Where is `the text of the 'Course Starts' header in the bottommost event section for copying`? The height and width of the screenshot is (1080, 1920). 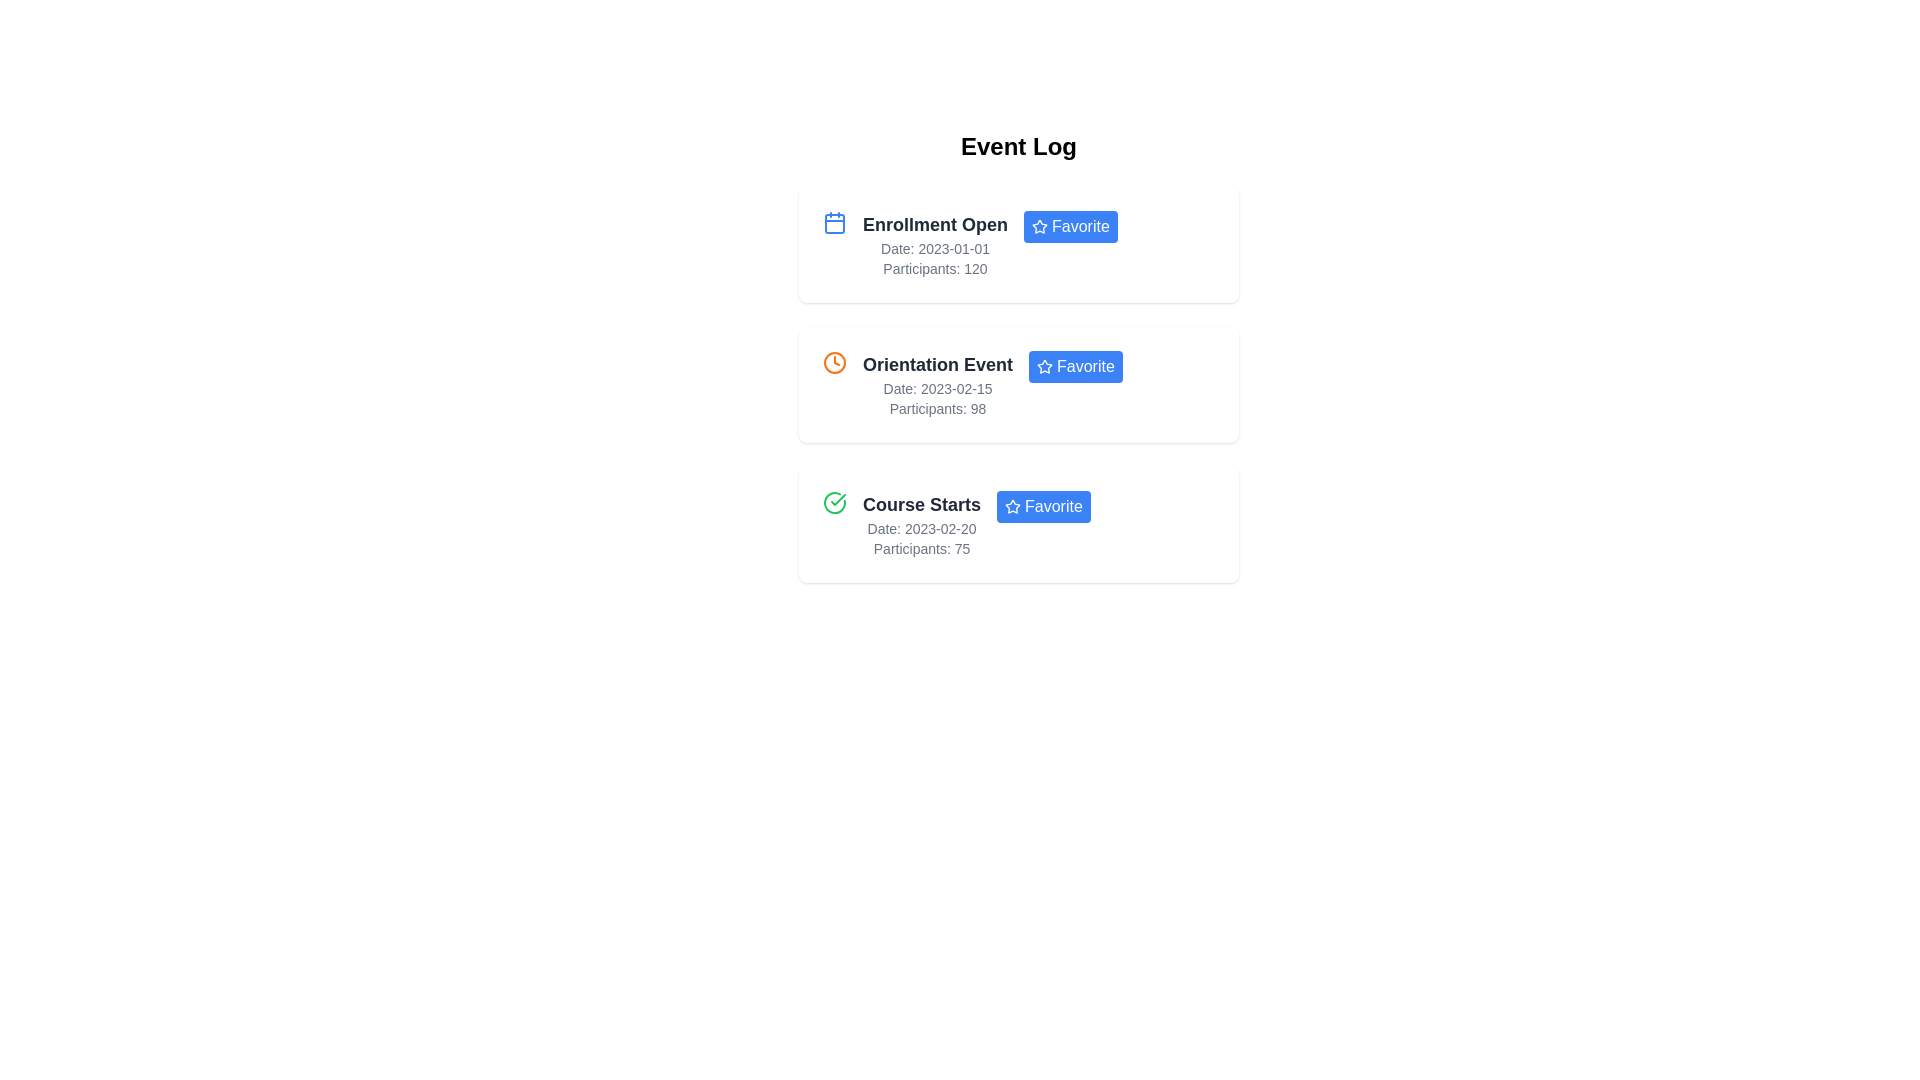 the text of the 'Course Starts' header in the bottommost event section for copying is located at coordinates (920, 504).